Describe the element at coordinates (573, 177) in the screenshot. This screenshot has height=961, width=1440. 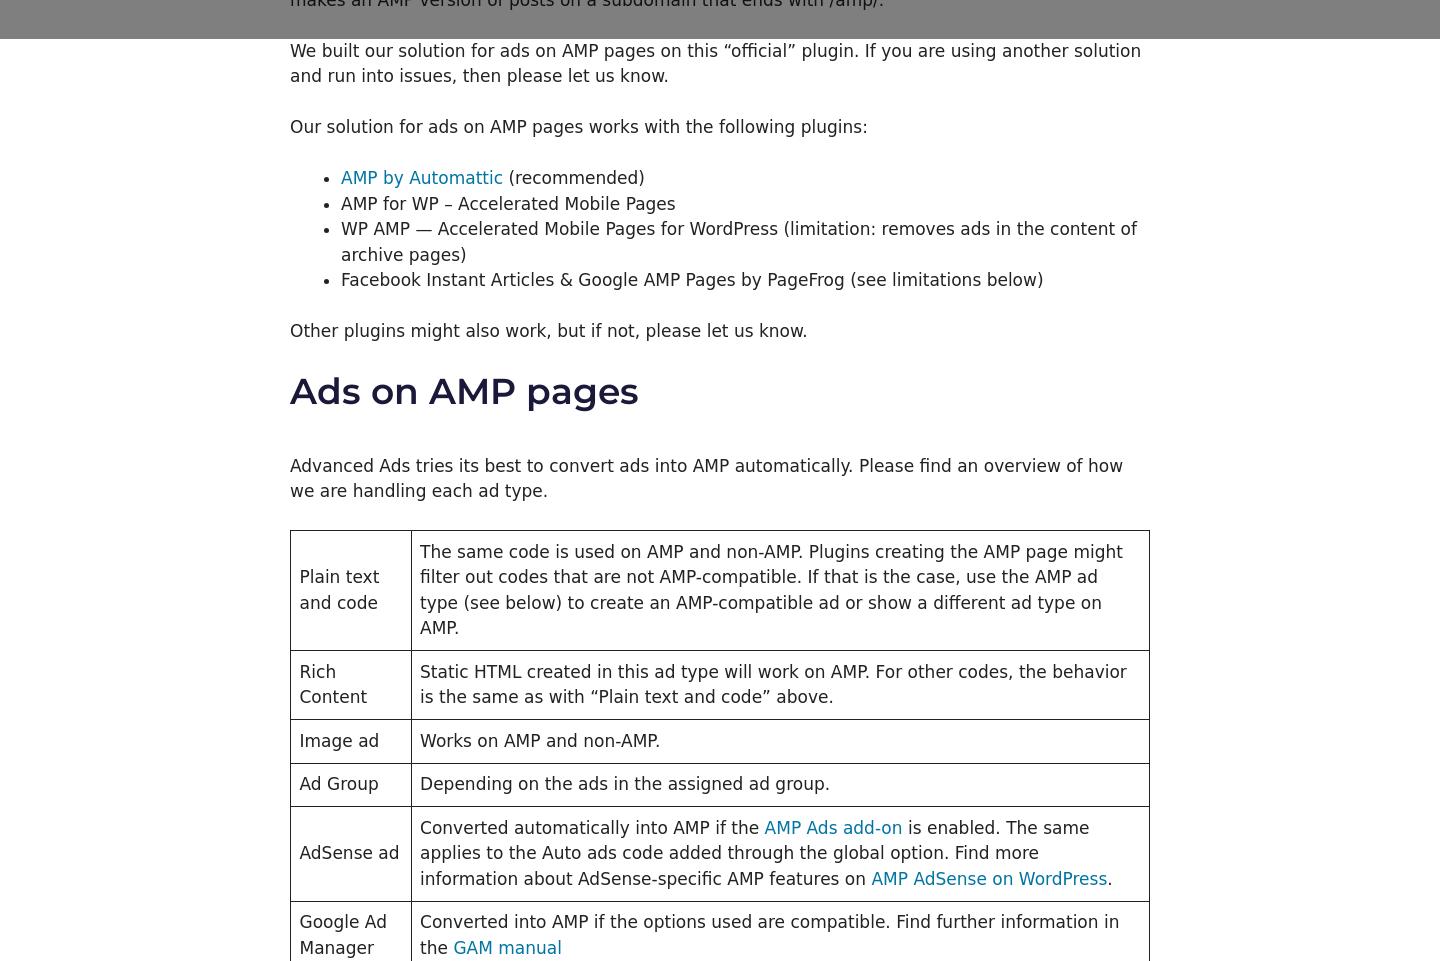
I see `'(recommended)'` at that location.